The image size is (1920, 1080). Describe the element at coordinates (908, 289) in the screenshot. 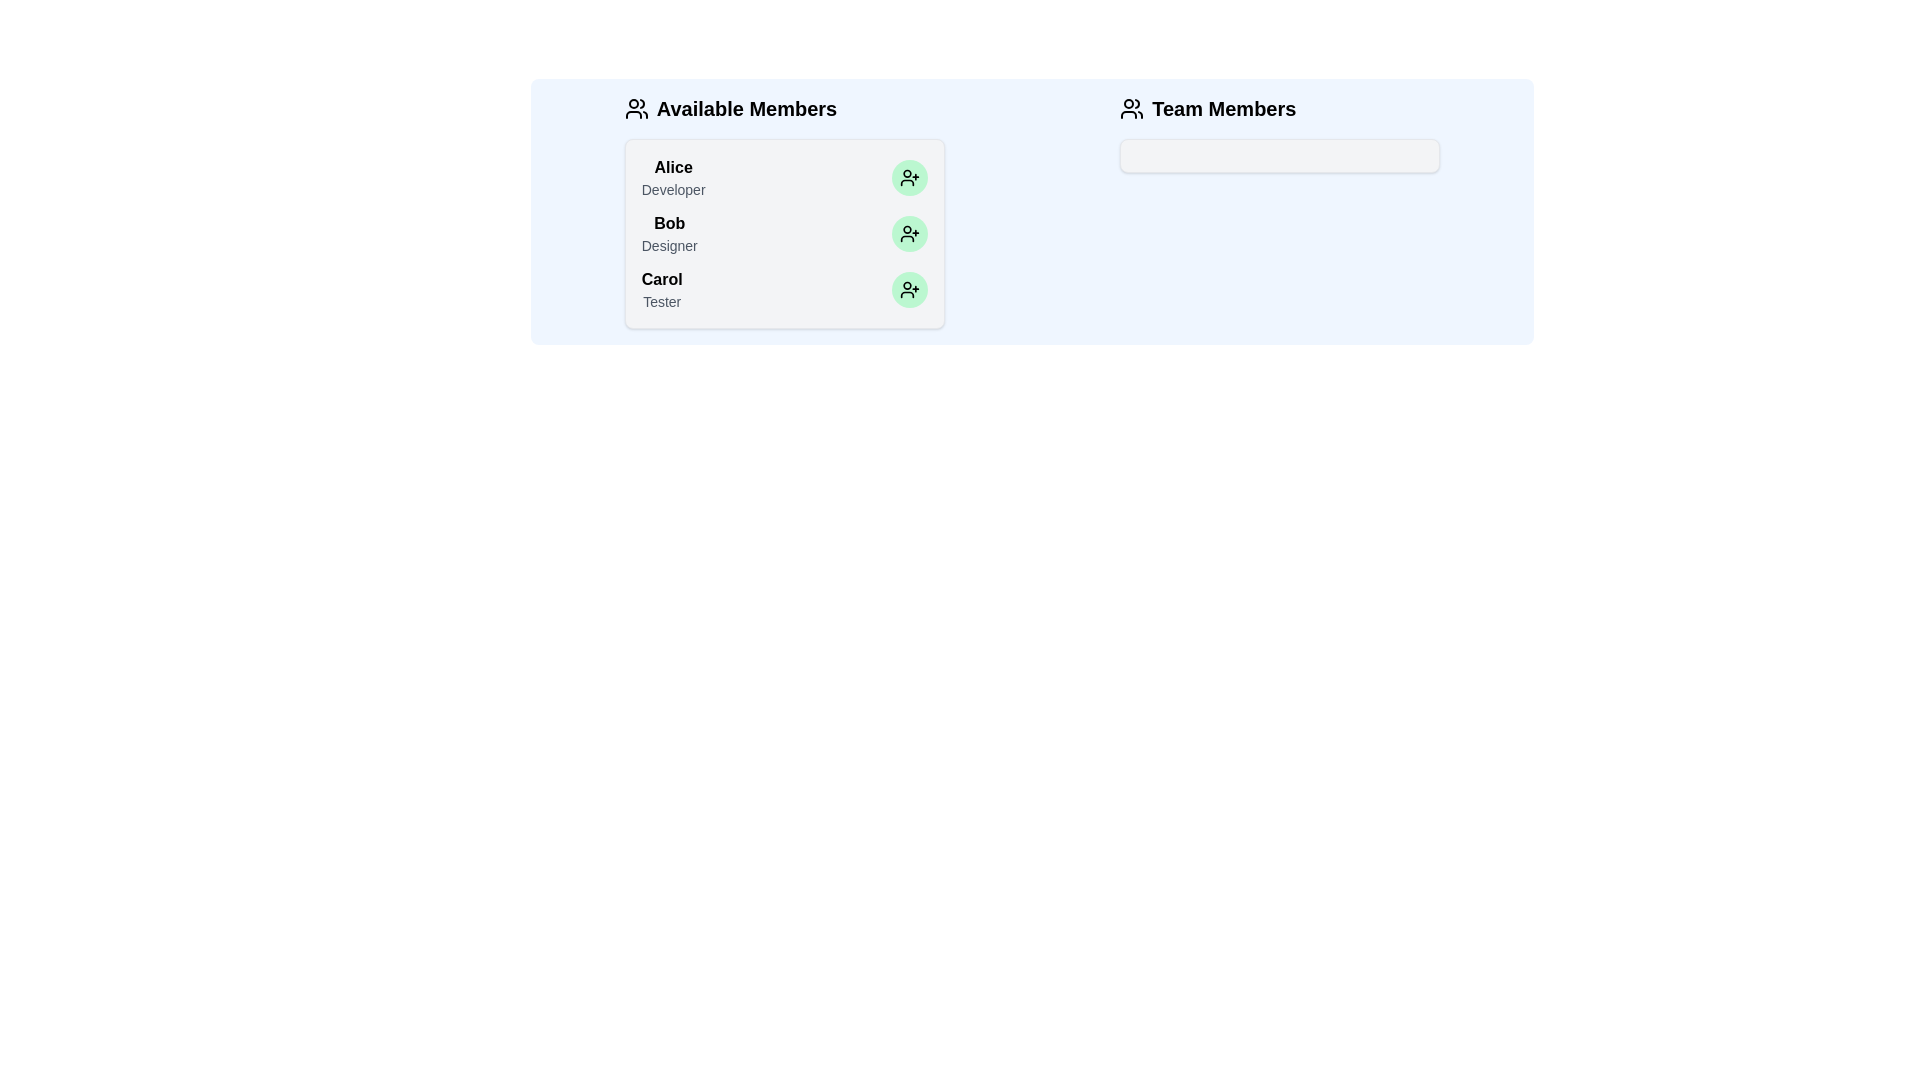

I see `the green button next to the name of Carol to transfer them to the team` at that location.